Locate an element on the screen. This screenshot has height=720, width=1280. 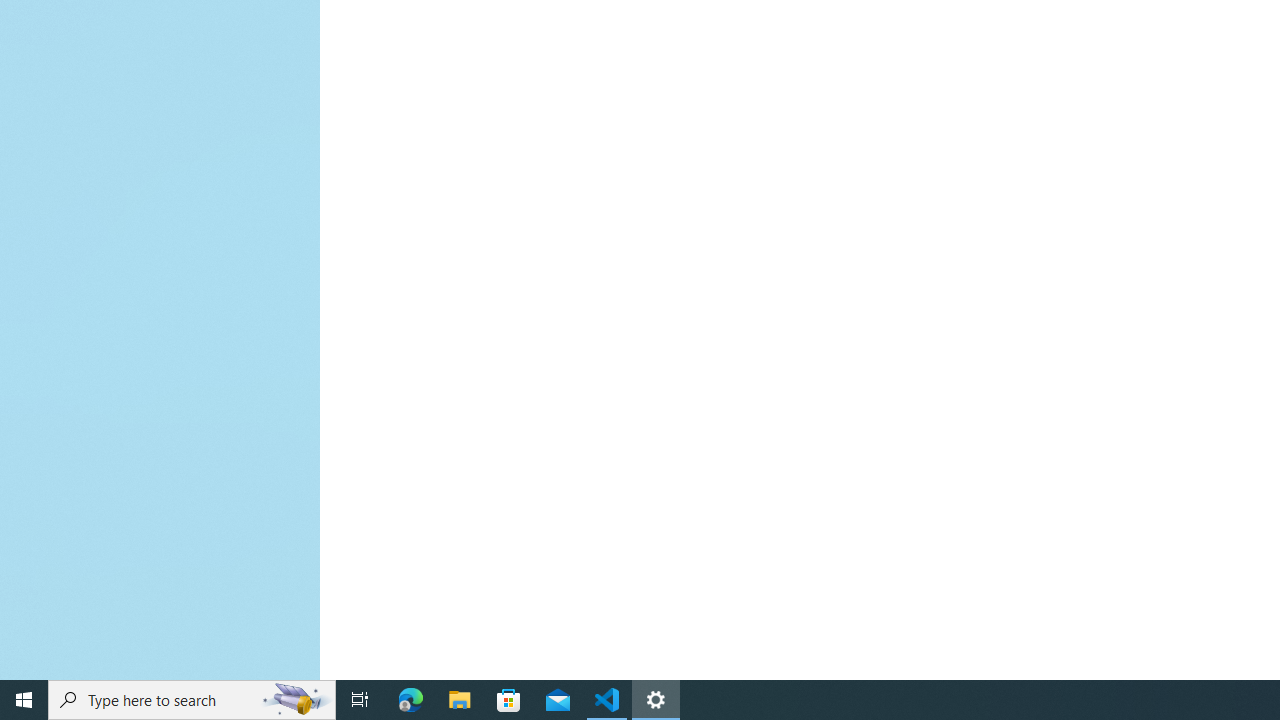
'Type here to search' is located at coordinates (192, 698).